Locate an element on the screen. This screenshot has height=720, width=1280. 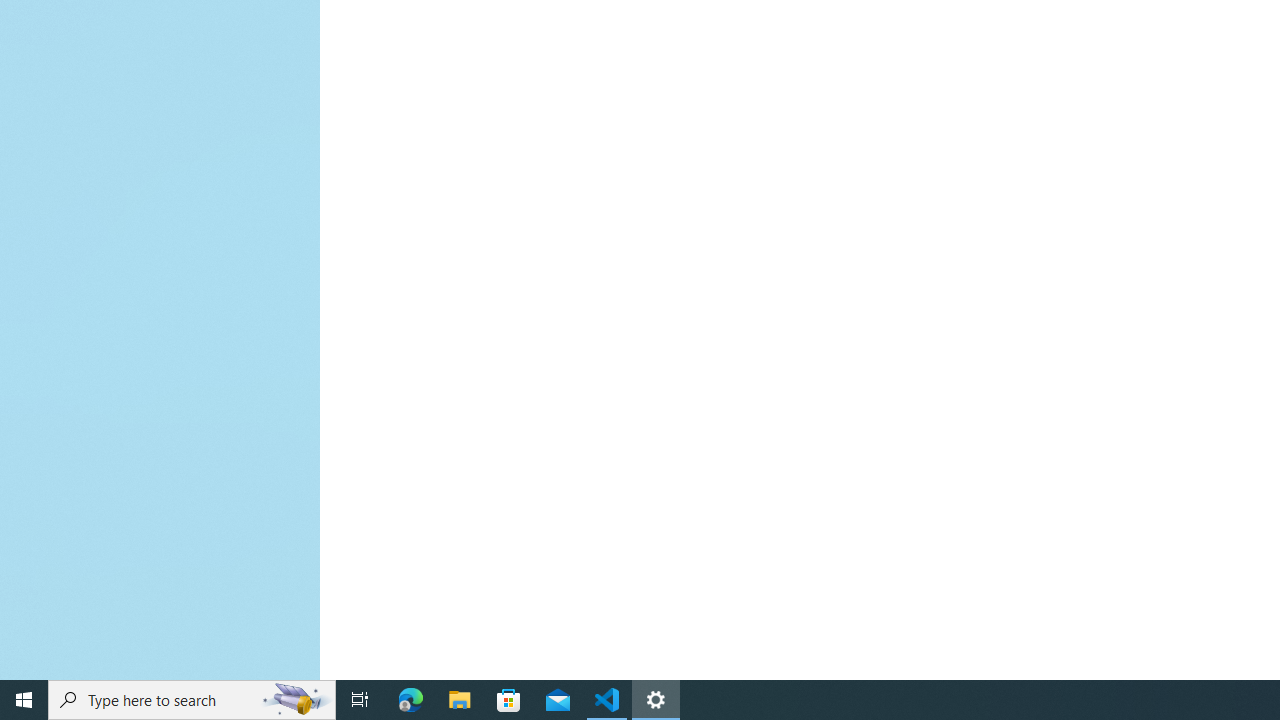
'Type here to search' is located at coordinates (192, 698).